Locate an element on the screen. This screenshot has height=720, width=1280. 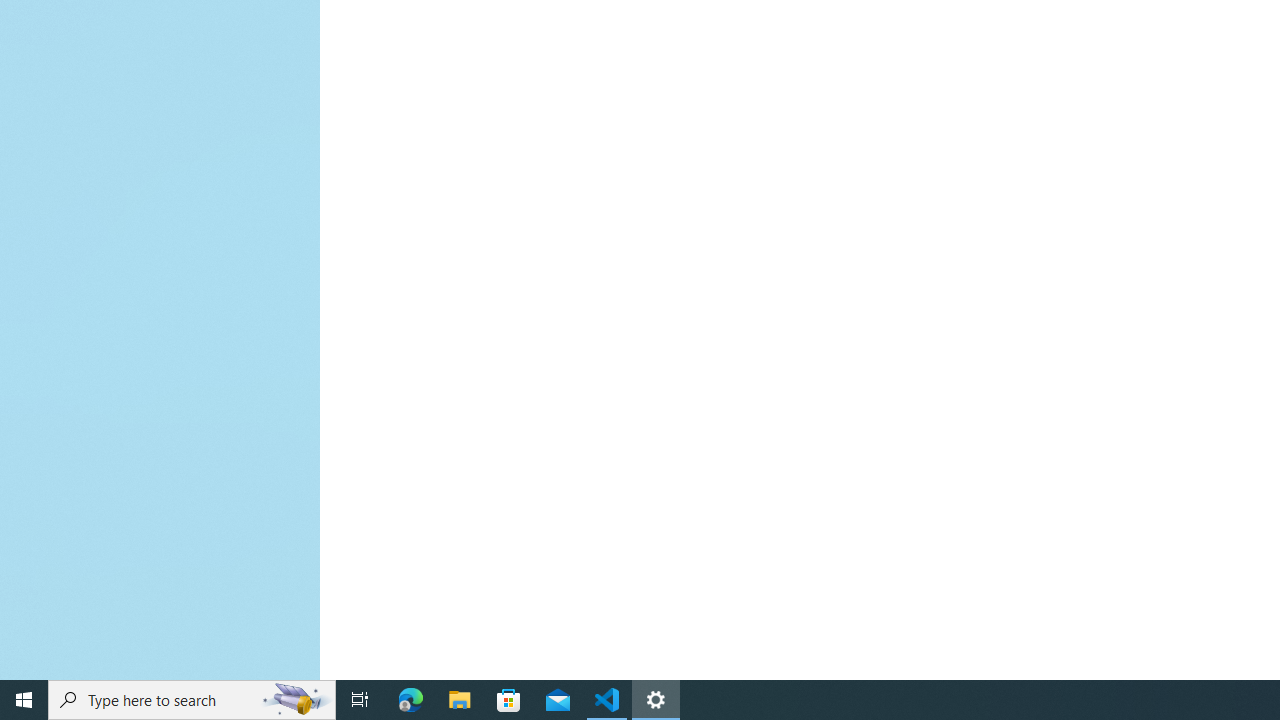
'Type here to search' is located at coordinates (192, 698).